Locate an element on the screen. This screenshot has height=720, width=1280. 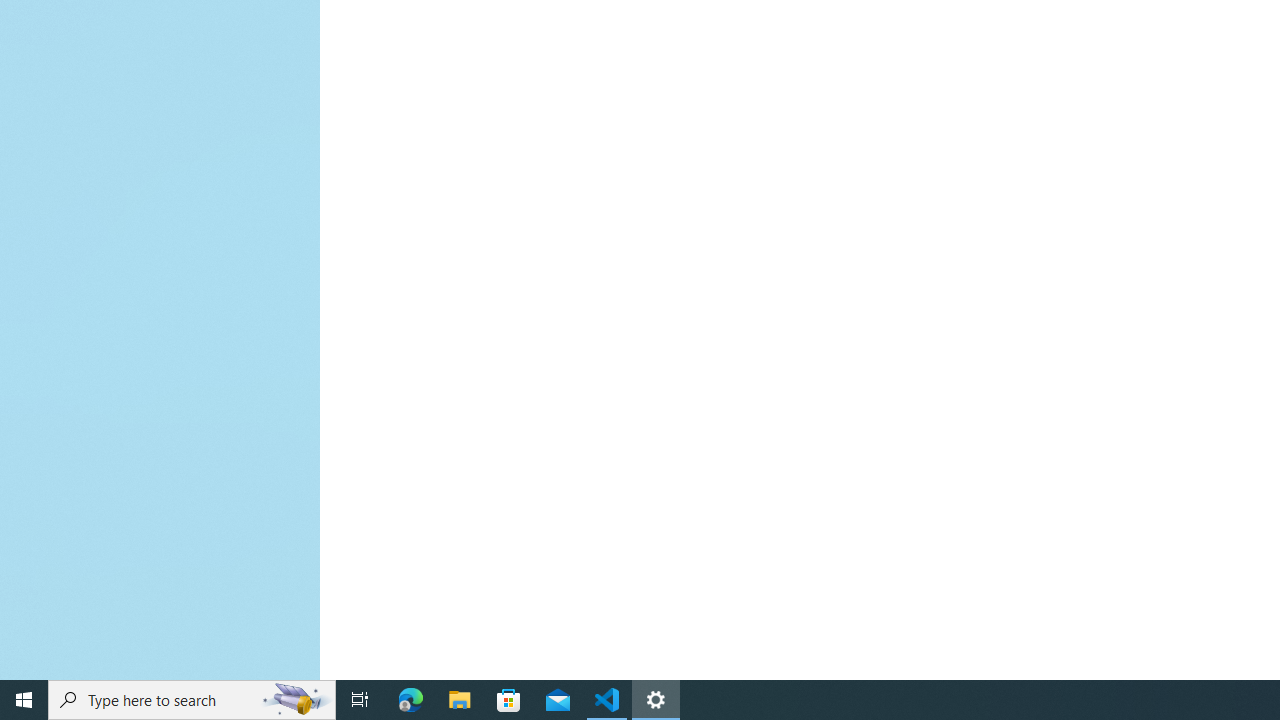
'Type here to search' is located at coordinates (192, 698).